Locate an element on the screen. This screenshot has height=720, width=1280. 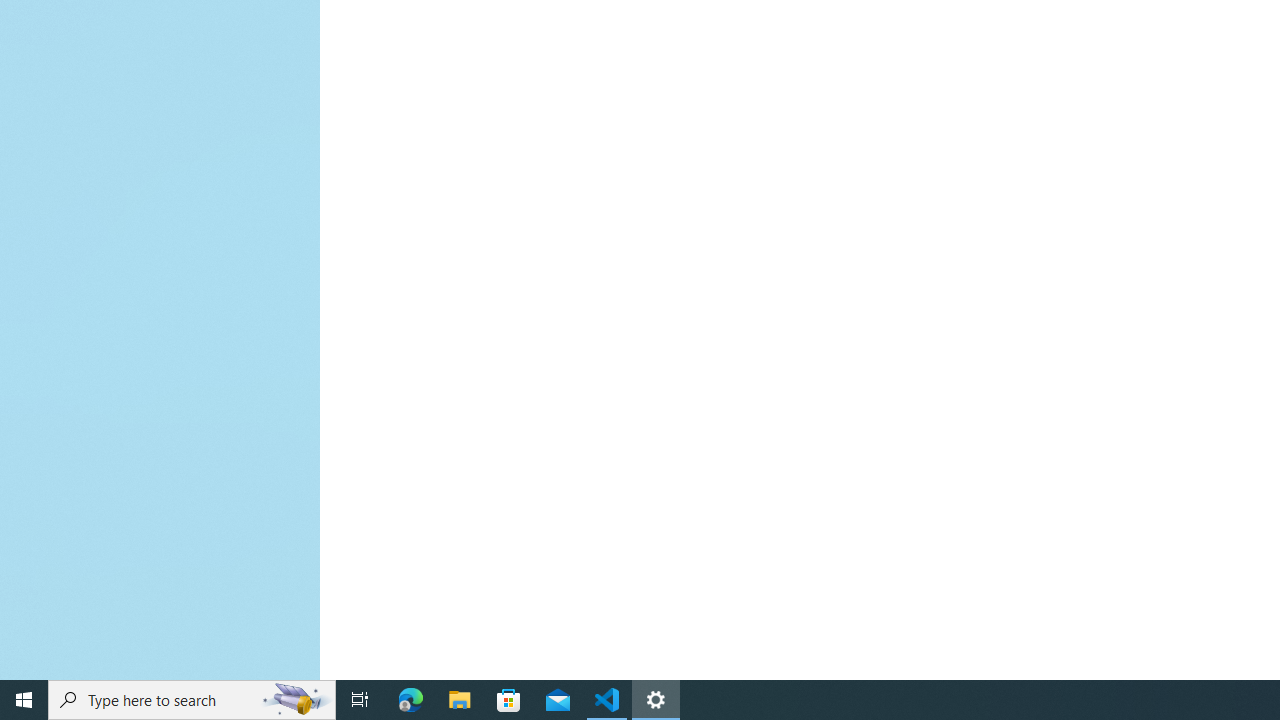
'Type here to search' is located at coordinates (192, 698).